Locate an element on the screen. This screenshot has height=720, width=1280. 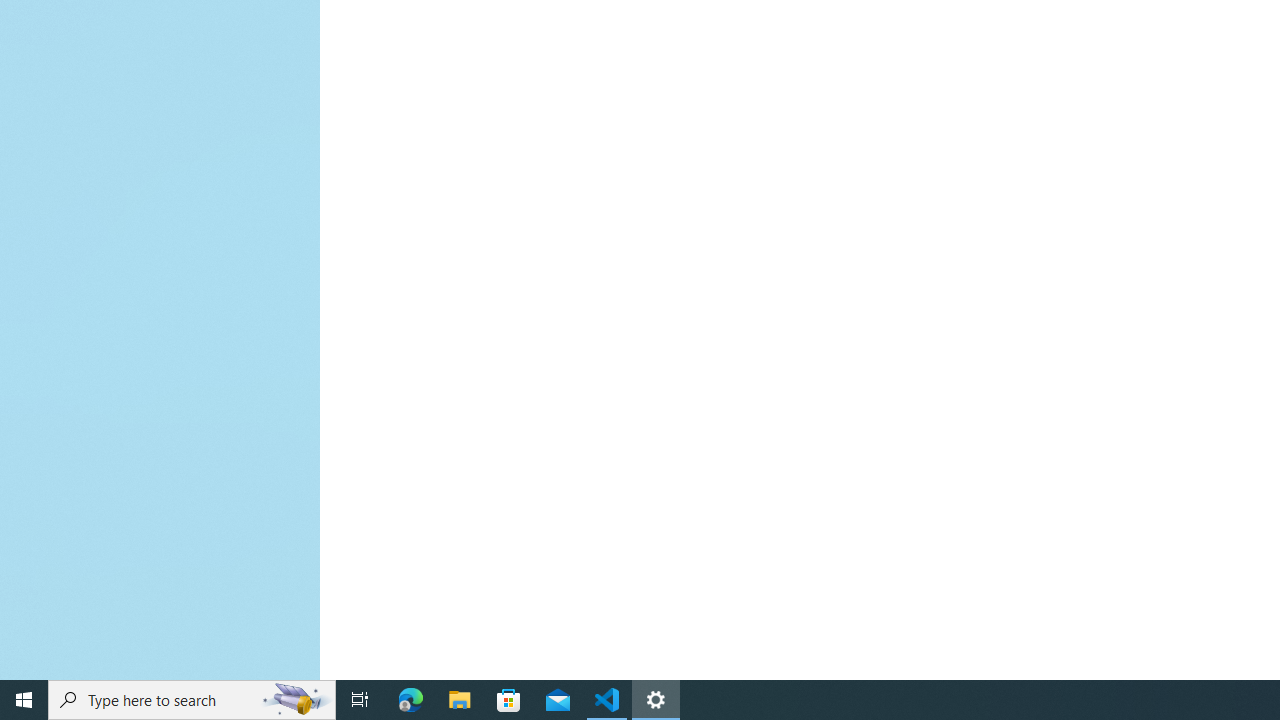
'Type here to search' is located at coordinates (192, 698).